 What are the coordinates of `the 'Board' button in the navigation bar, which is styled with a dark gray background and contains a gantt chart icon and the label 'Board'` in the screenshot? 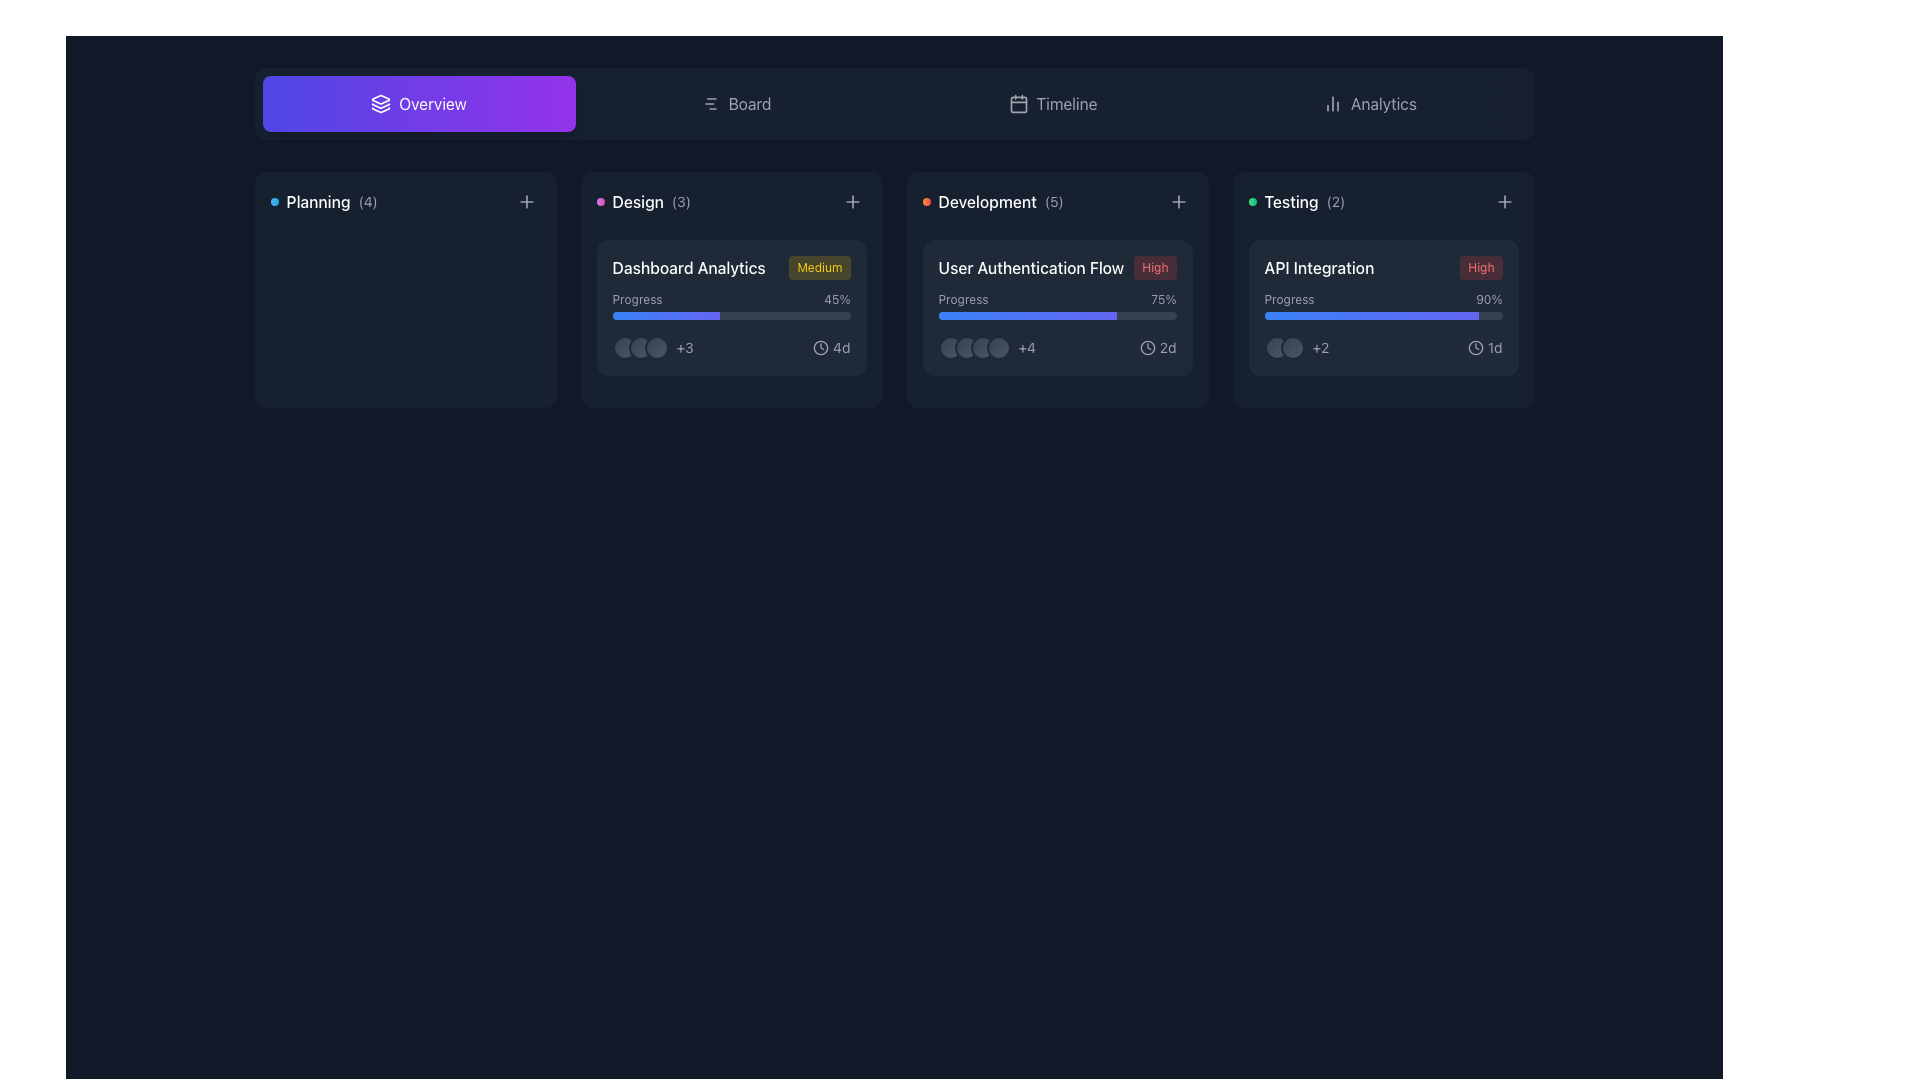 It's located at (734, 104).